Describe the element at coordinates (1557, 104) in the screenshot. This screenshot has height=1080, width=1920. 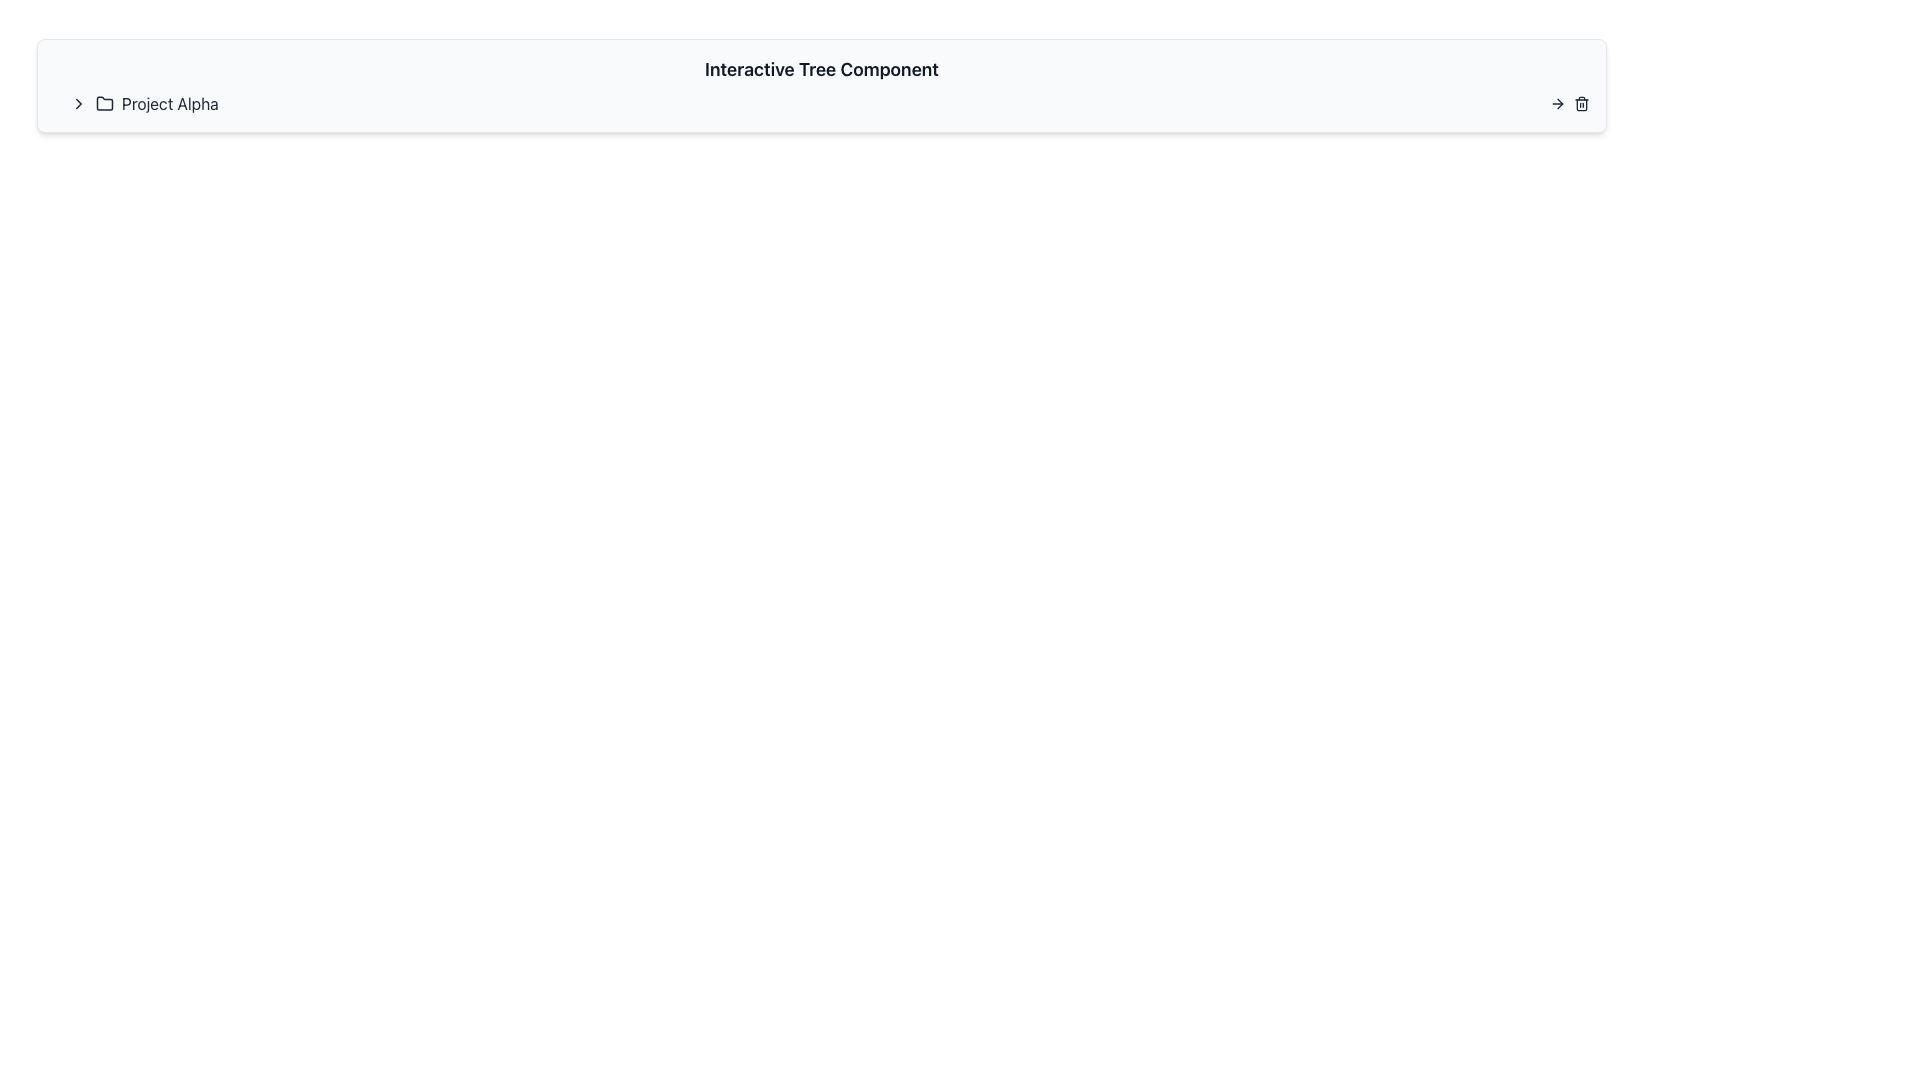
I see `the rightward arrow icon at the top-right corner of the interface, which is styled with green highlights upon interaction` at that location.